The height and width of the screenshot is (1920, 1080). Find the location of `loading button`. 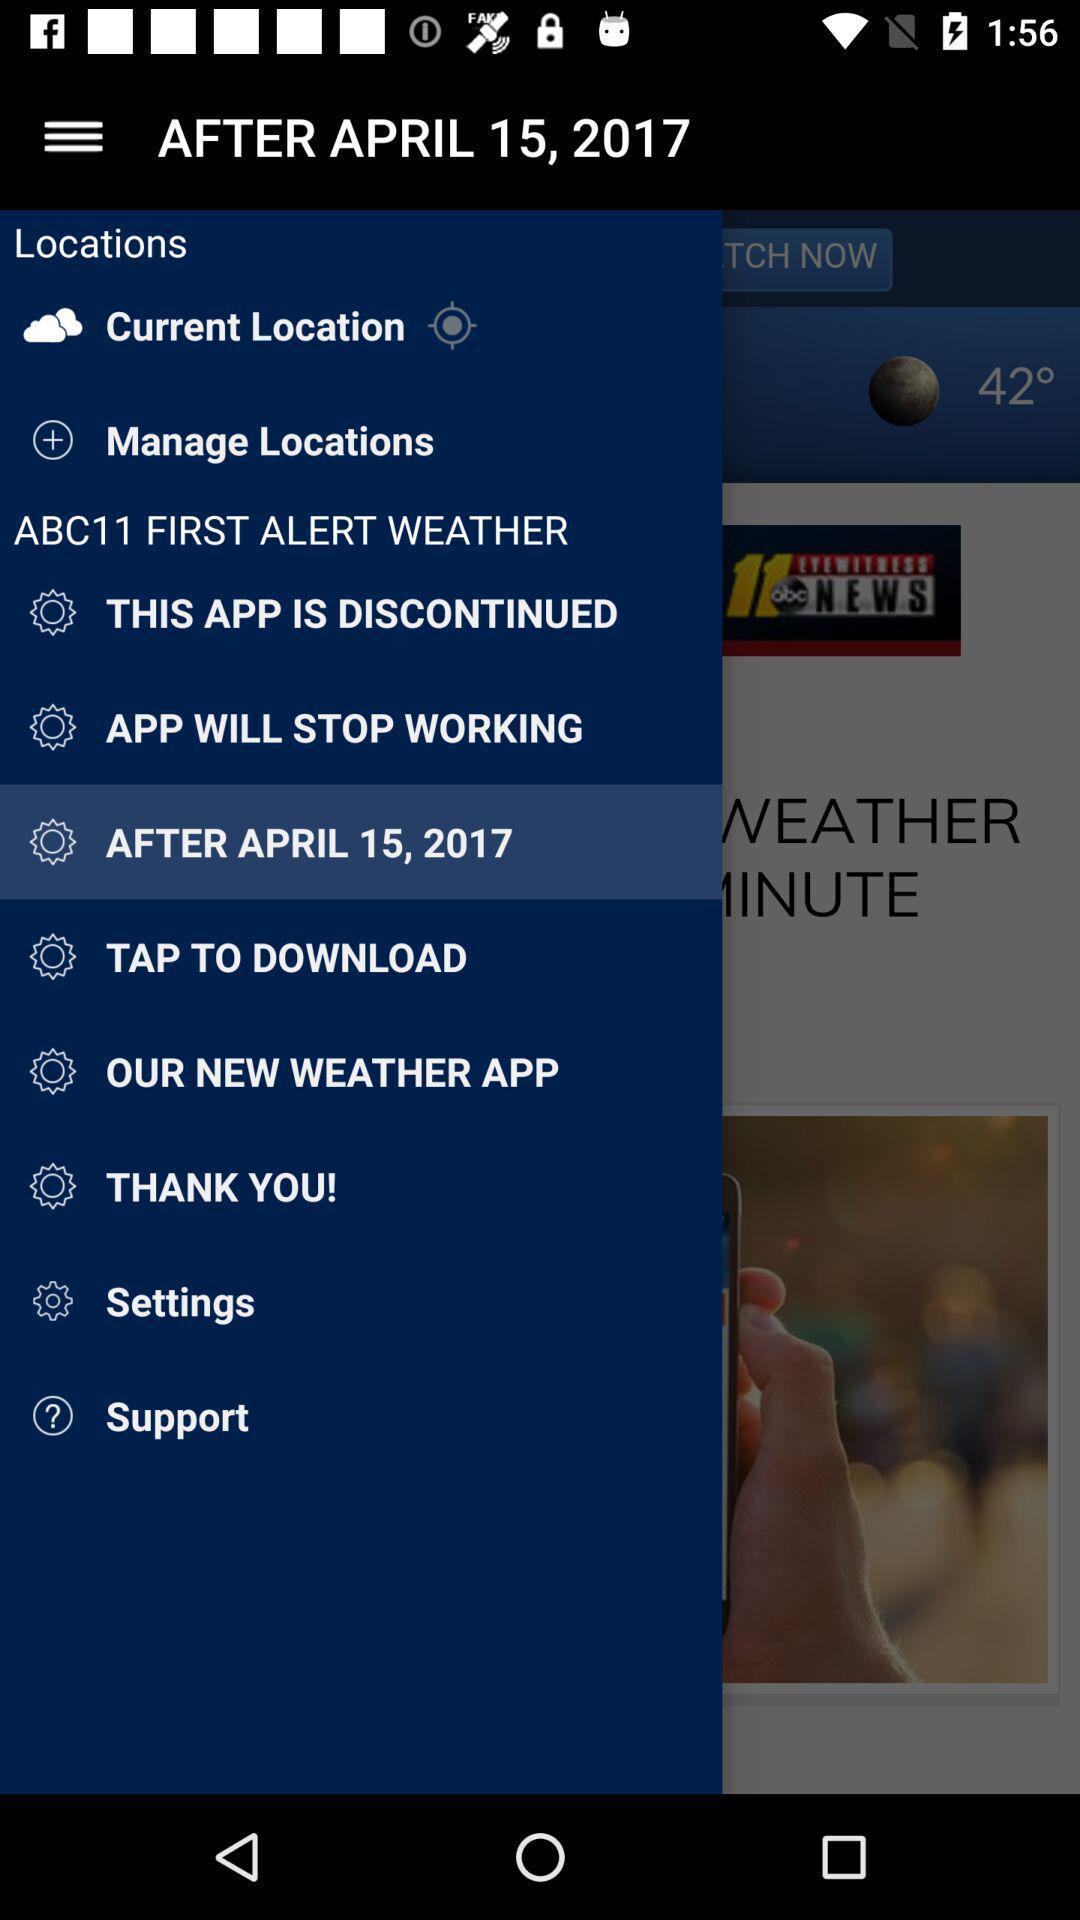

loading button is located at coordinates (540, 1002).